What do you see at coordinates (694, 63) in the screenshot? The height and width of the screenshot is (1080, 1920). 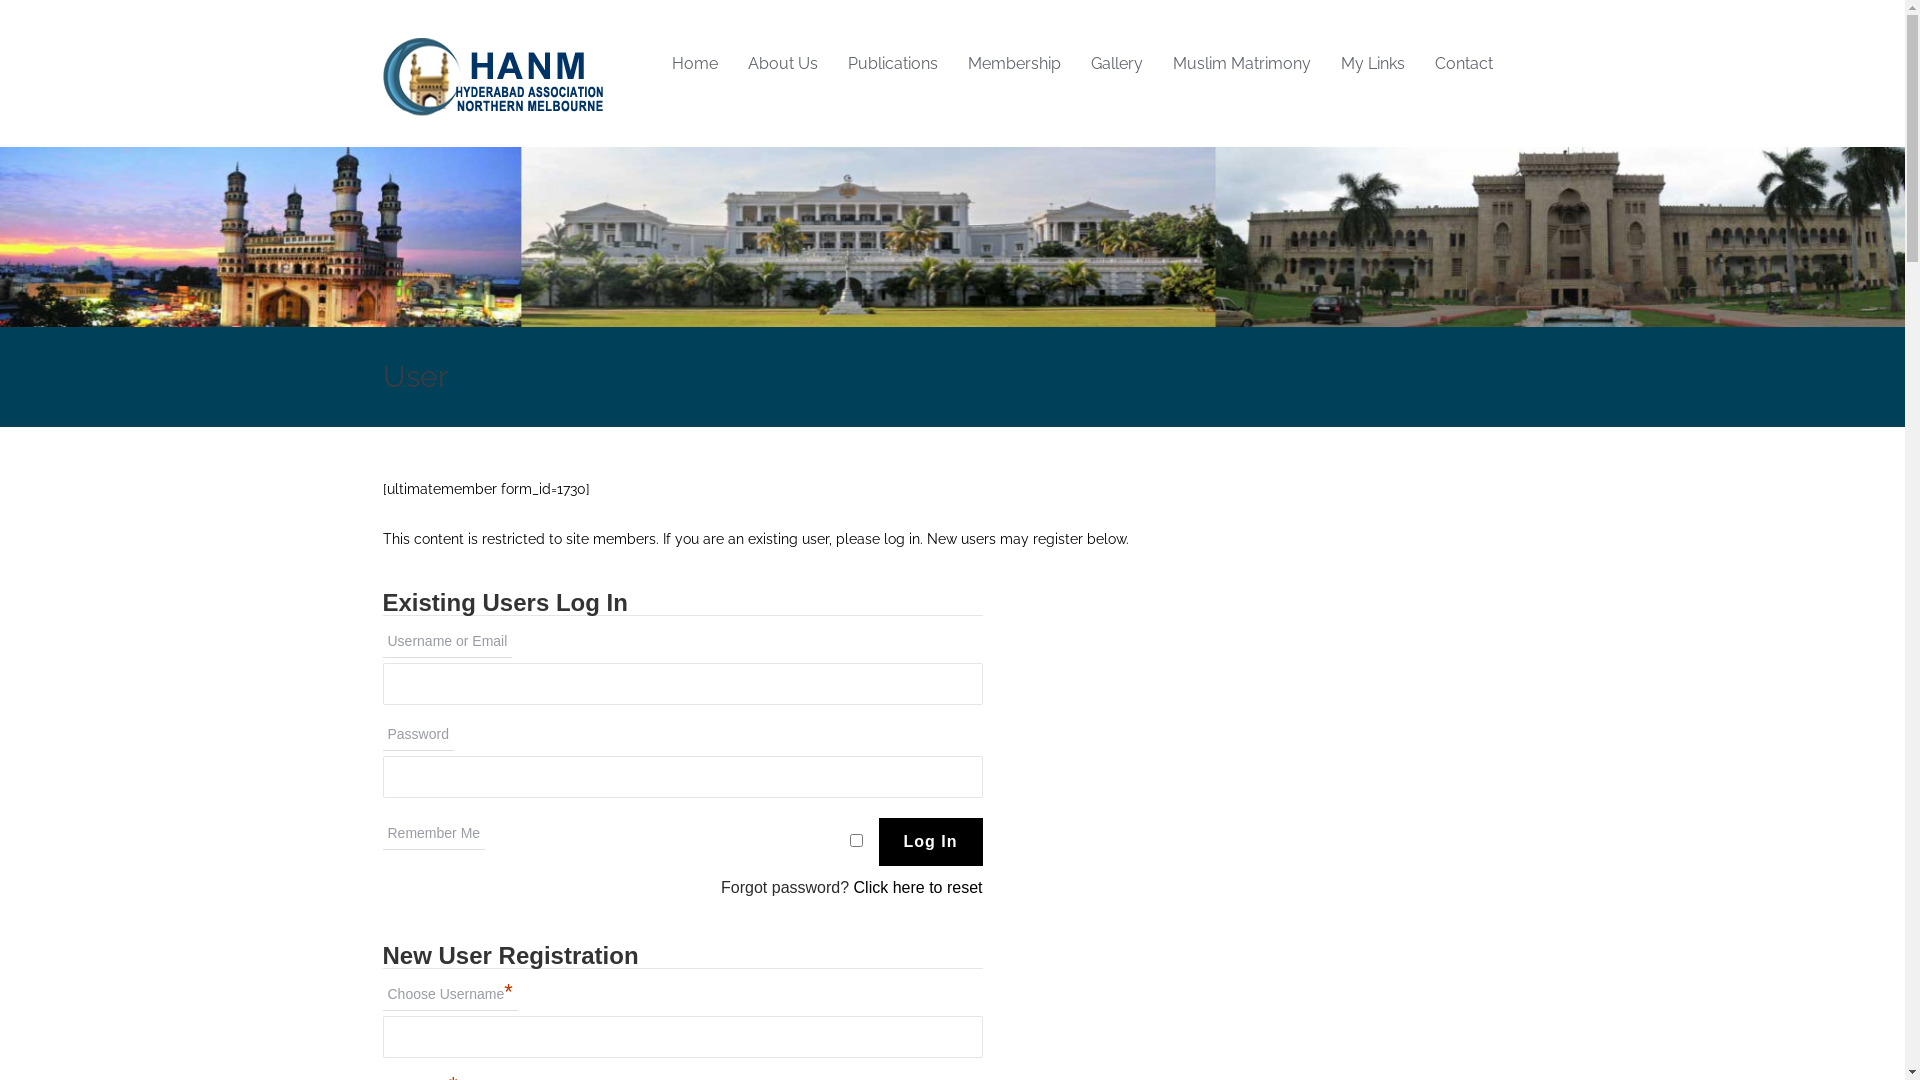 I see `'Home'` at bounding box center [694, 63].